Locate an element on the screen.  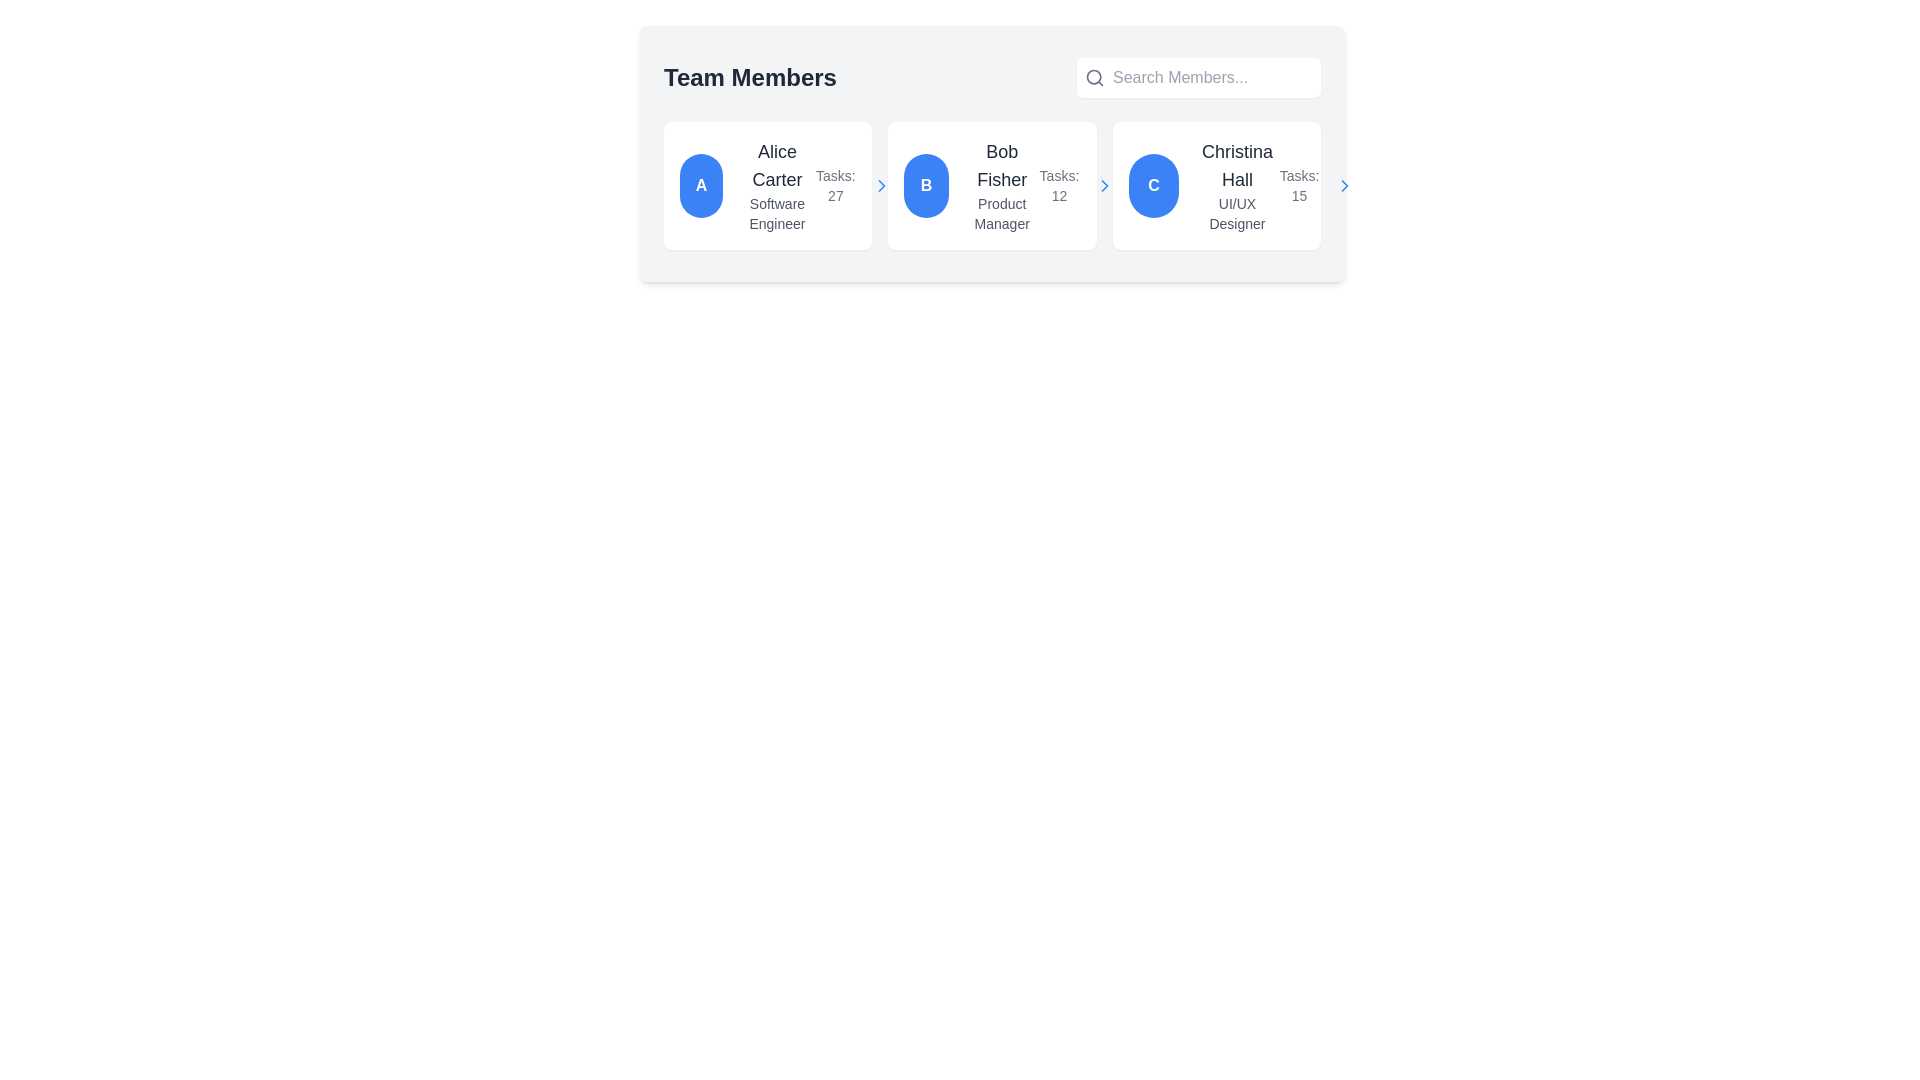
the text label 'Alice Carter' which is displayed in bold, large font at the top of the user information card, located in the first card from the left in a horizontal list is located at coordinates (776, 164).